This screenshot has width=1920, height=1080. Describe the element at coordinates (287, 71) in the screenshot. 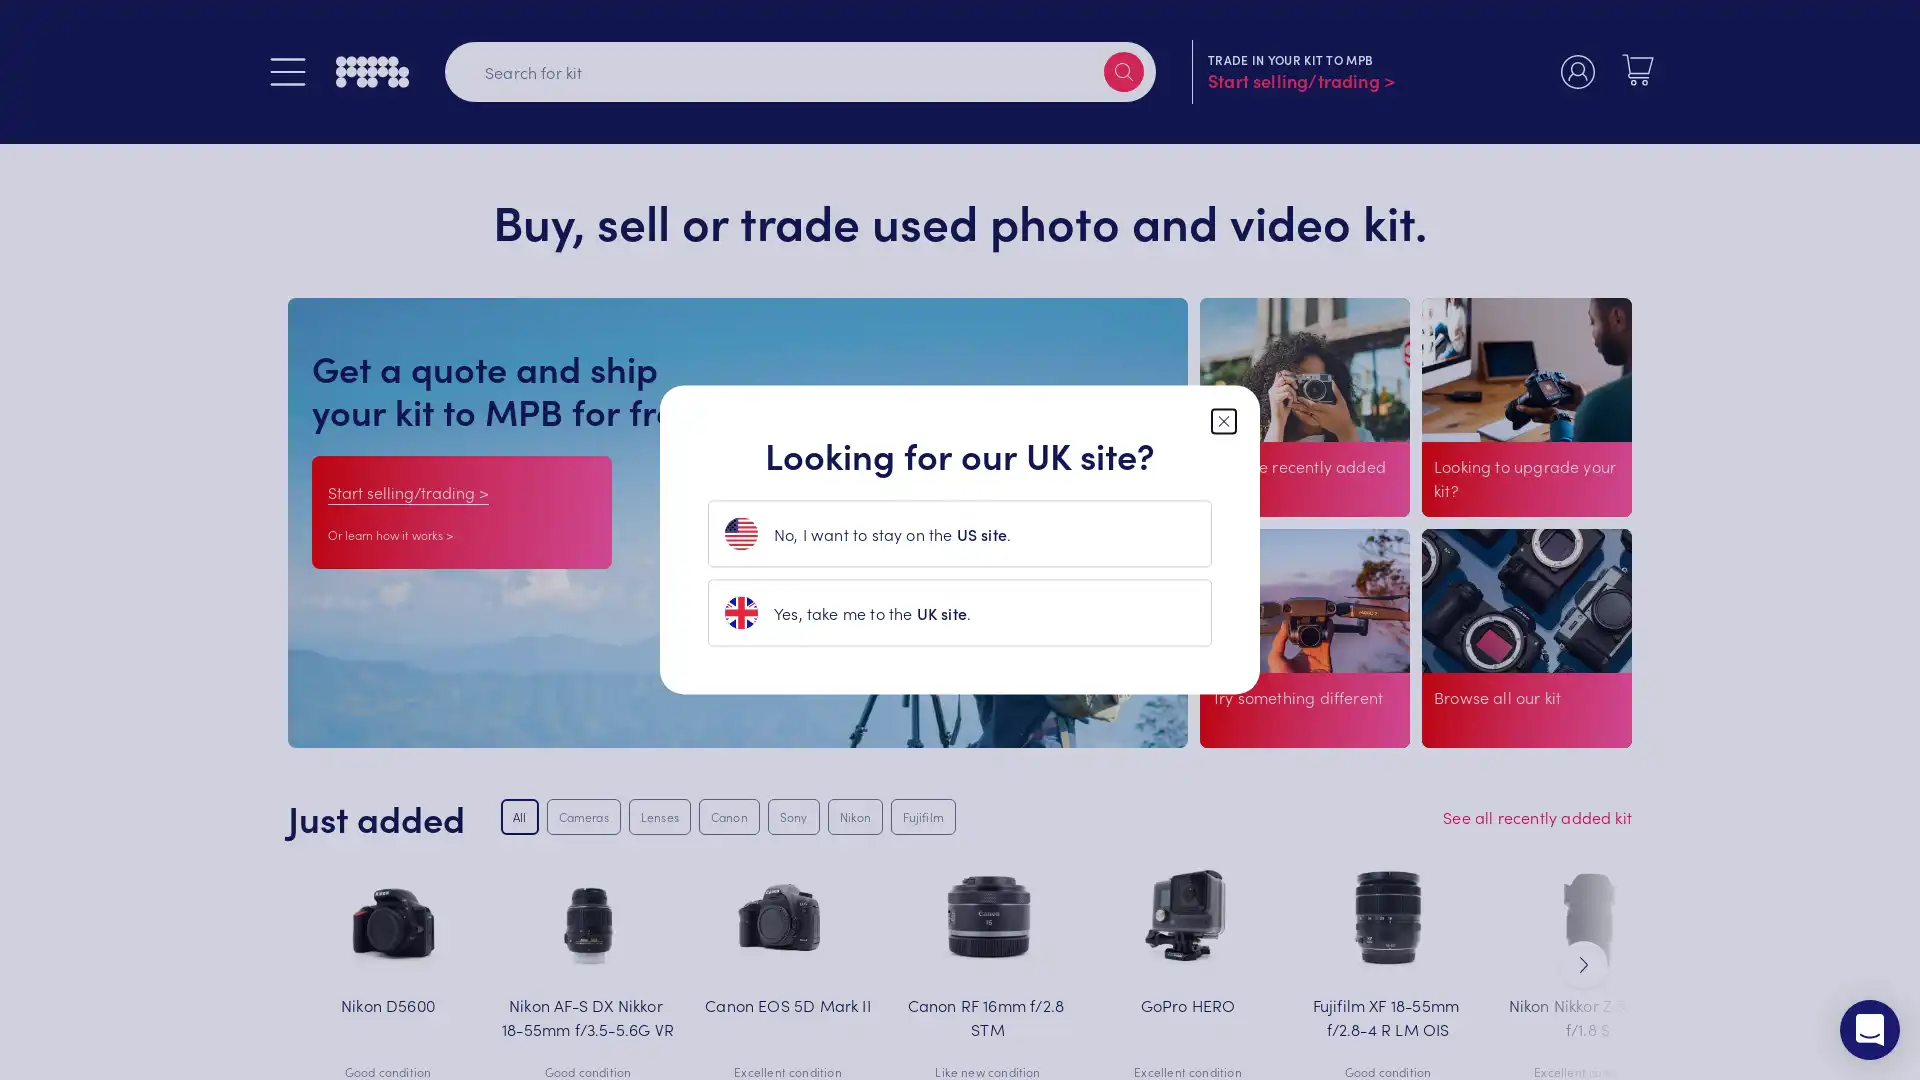

I see `Menu` at that location.